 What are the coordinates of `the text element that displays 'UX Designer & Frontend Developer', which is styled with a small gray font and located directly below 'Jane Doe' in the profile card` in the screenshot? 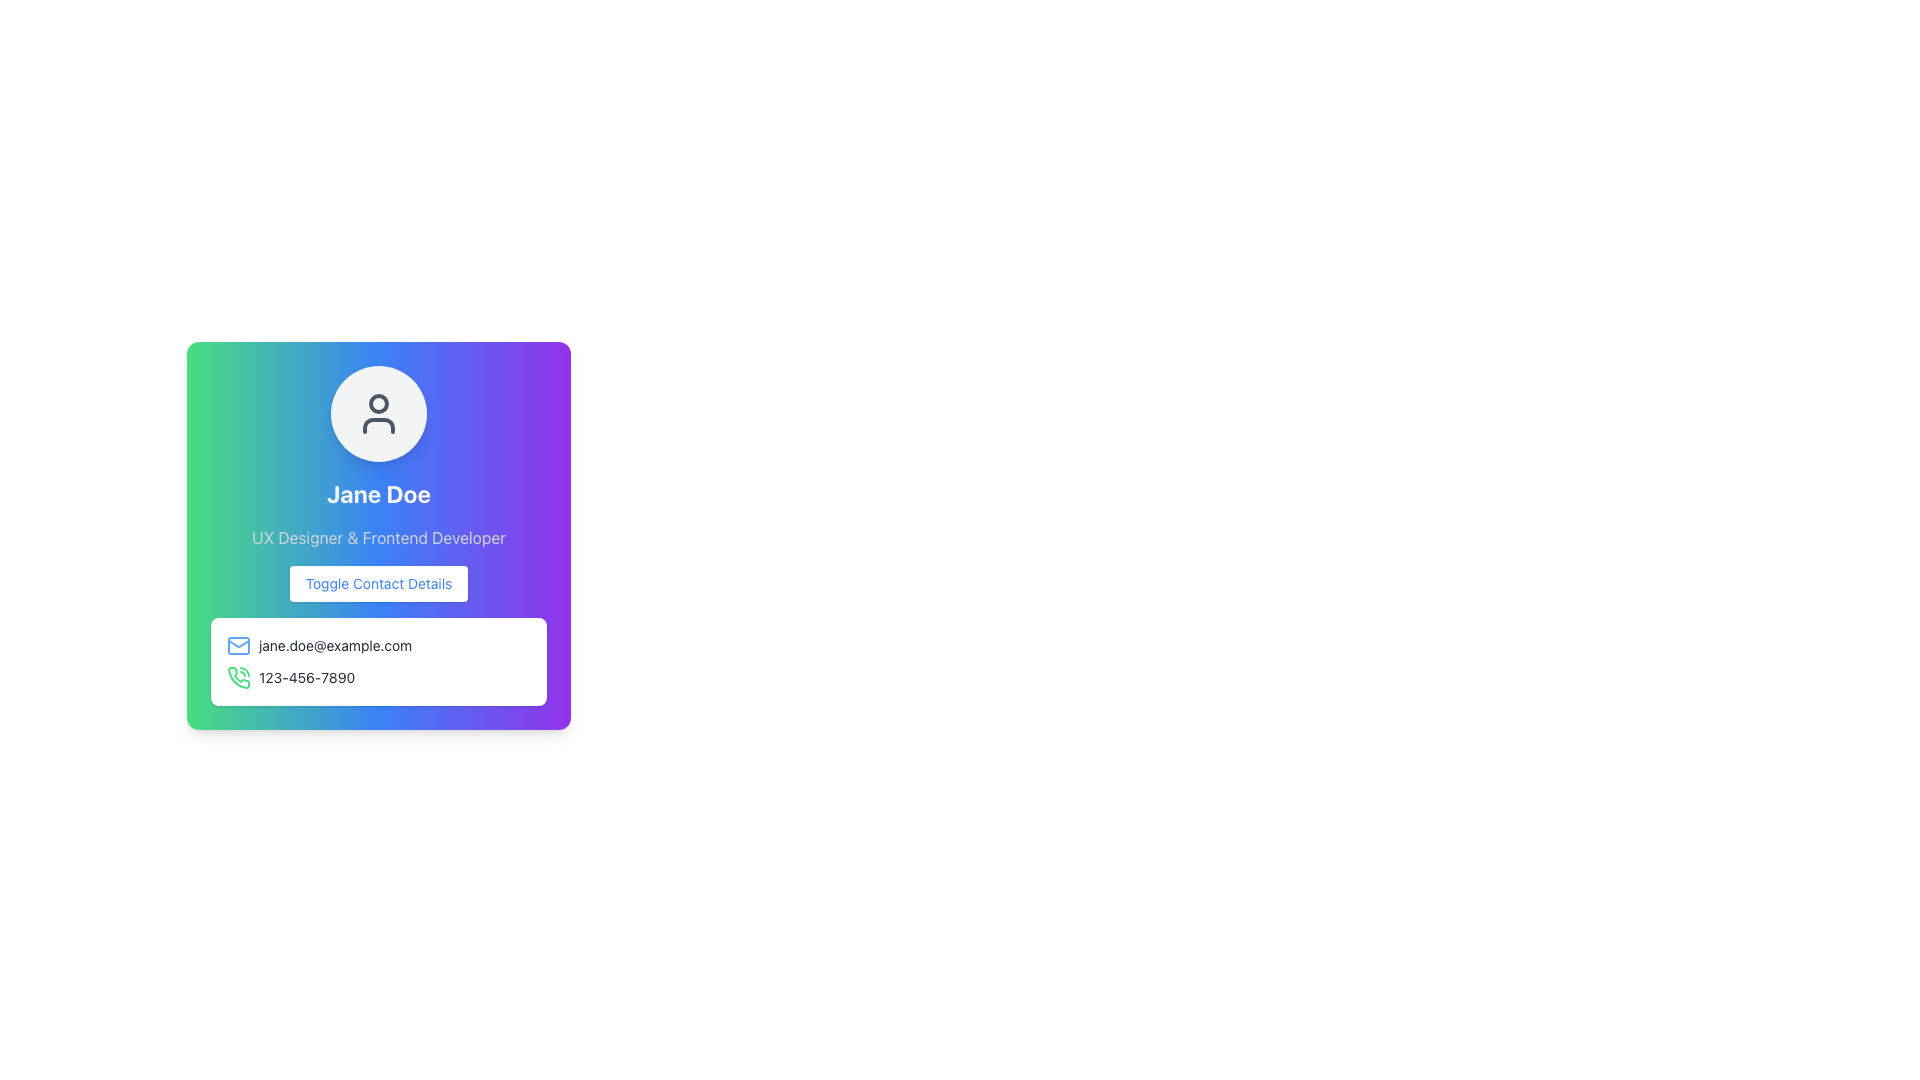 It's located at (379, 536).